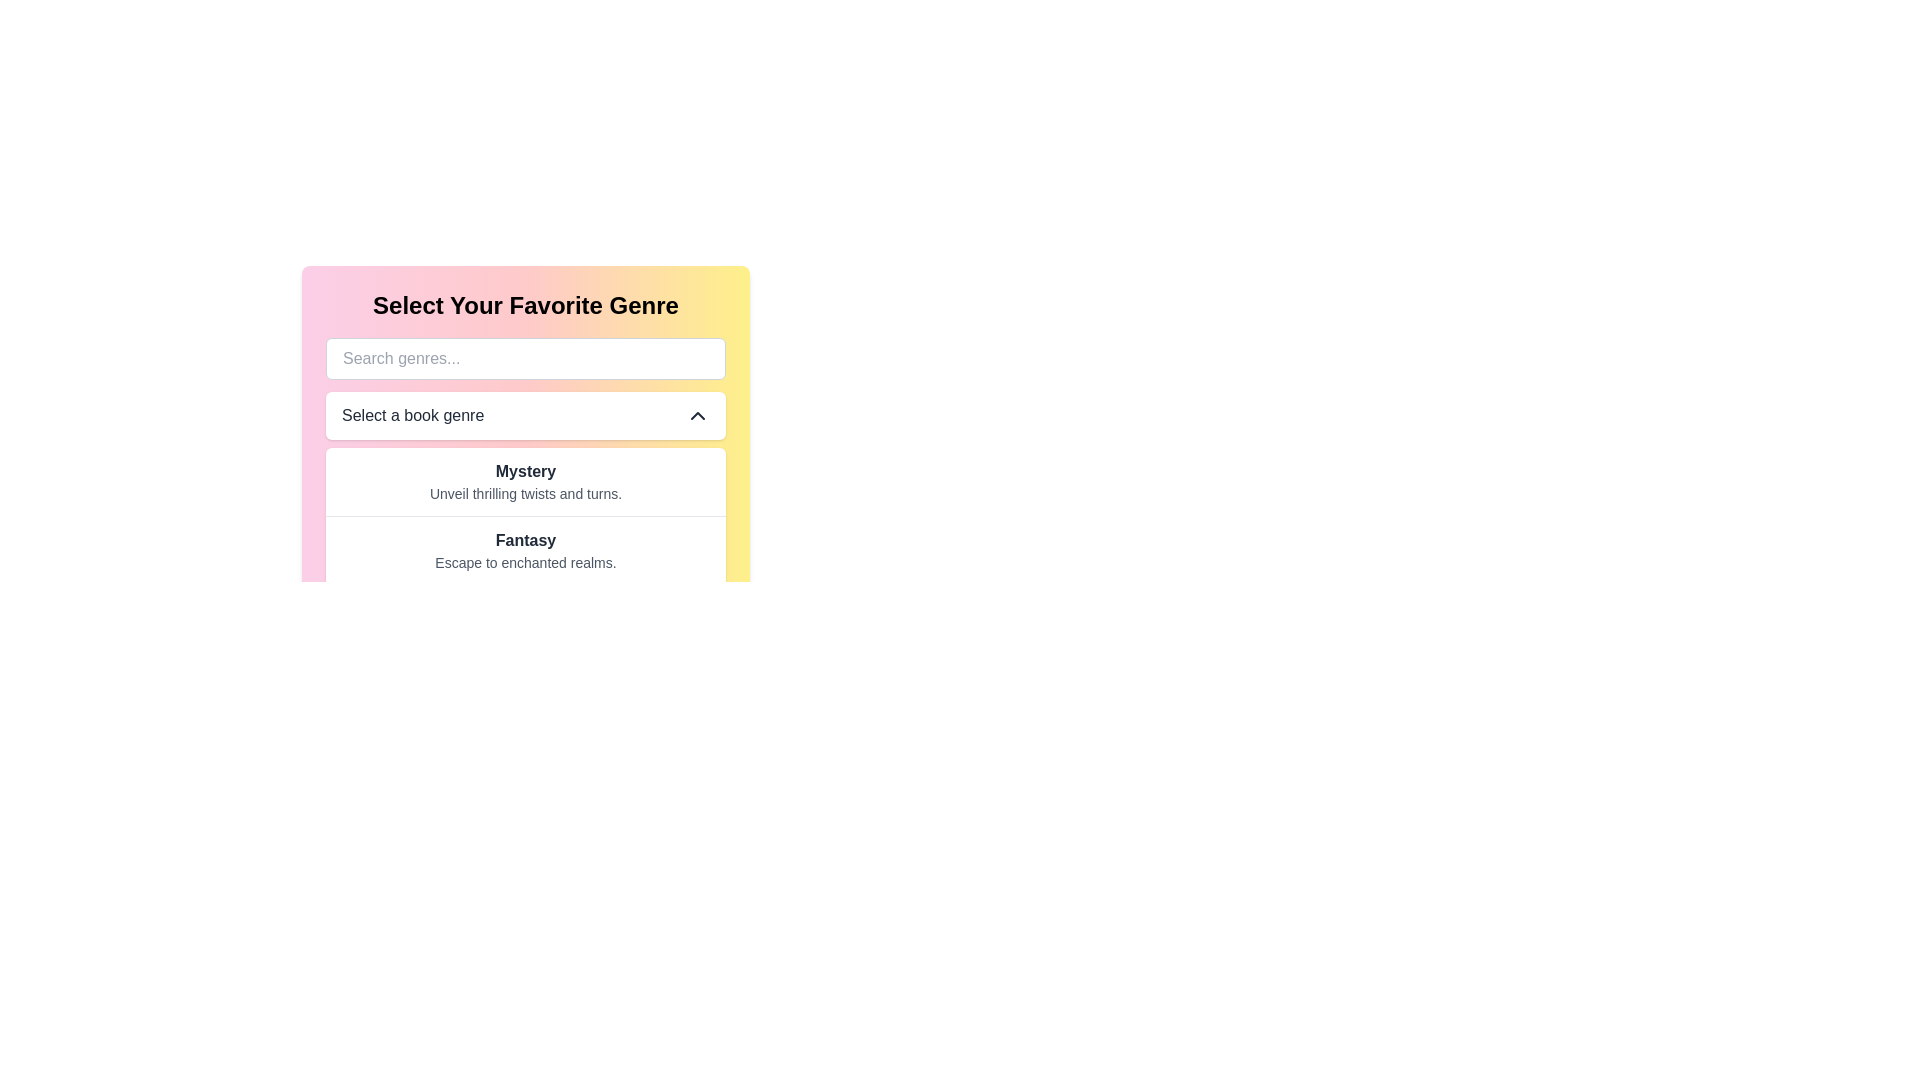  What do you see at coordinates (526, 482) in the screenshot?
I see `to select the genre 'Mystery' from the topmost entry in the list, which features a bold title and a description` at bounding box center [526, 482].